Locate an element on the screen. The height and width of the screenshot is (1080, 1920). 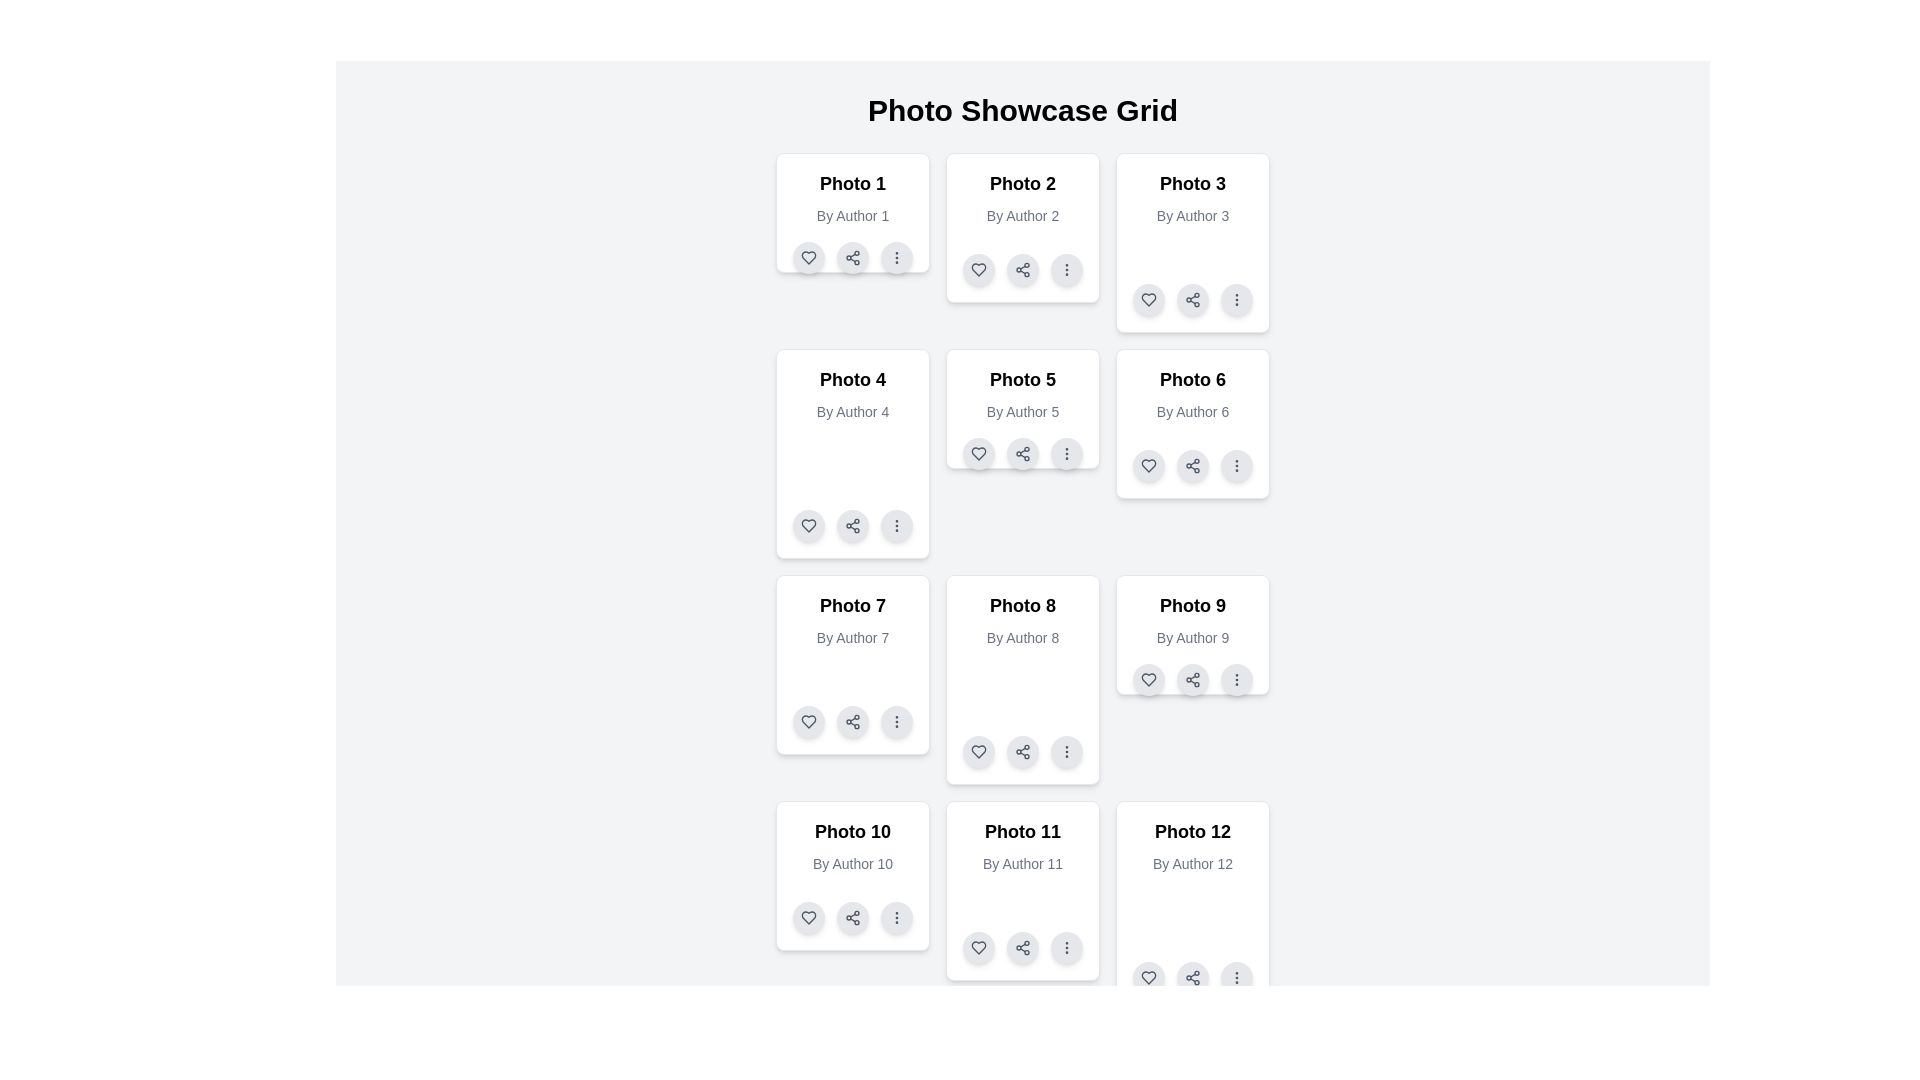
the small circular share button with a gray background and a share icon, located between the heart button and the ellipsis button at the bottom of the card for 'Photo 10' by 'Author 10' to change its background color is located at coordinates (853, 918).